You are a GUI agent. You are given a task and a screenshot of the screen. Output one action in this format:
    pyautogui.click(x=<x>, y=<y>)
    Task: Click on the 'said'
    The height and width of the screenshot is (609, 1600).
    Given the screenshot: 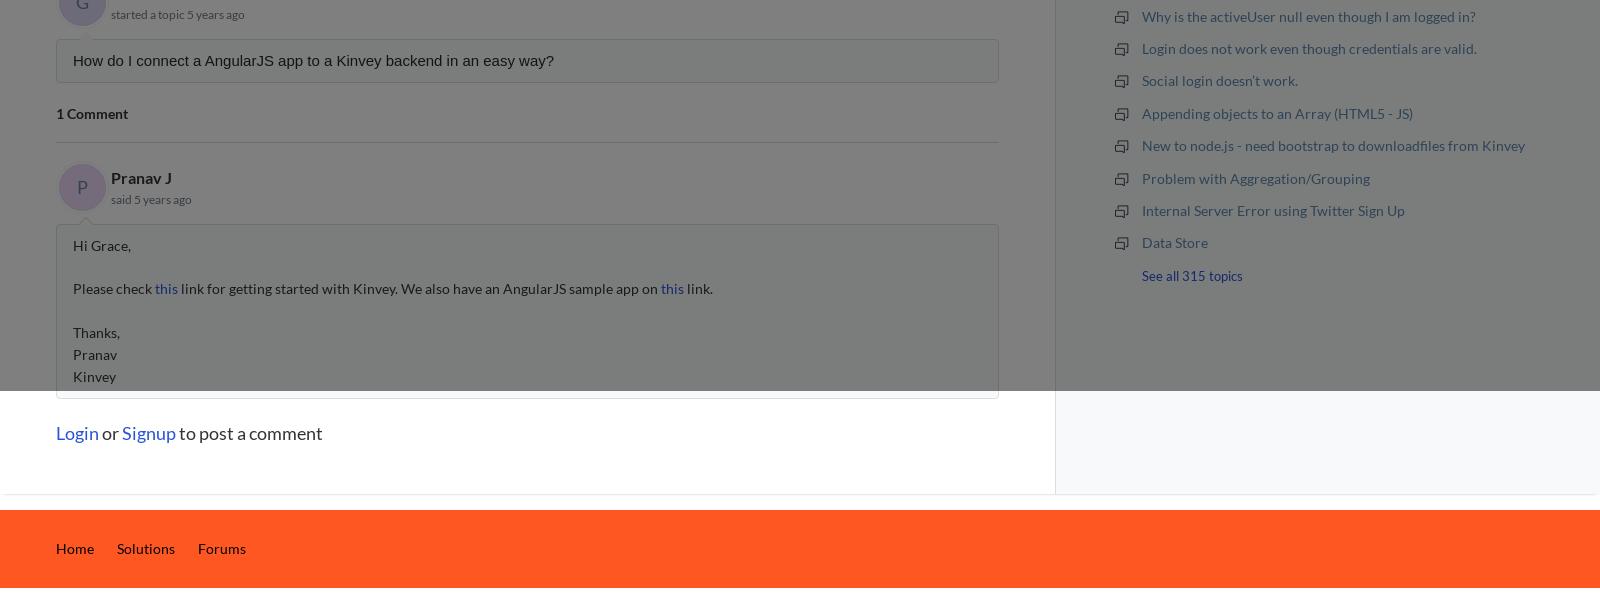 What is the action you would take?
    pyautogui.click(x=121, y=198)
    